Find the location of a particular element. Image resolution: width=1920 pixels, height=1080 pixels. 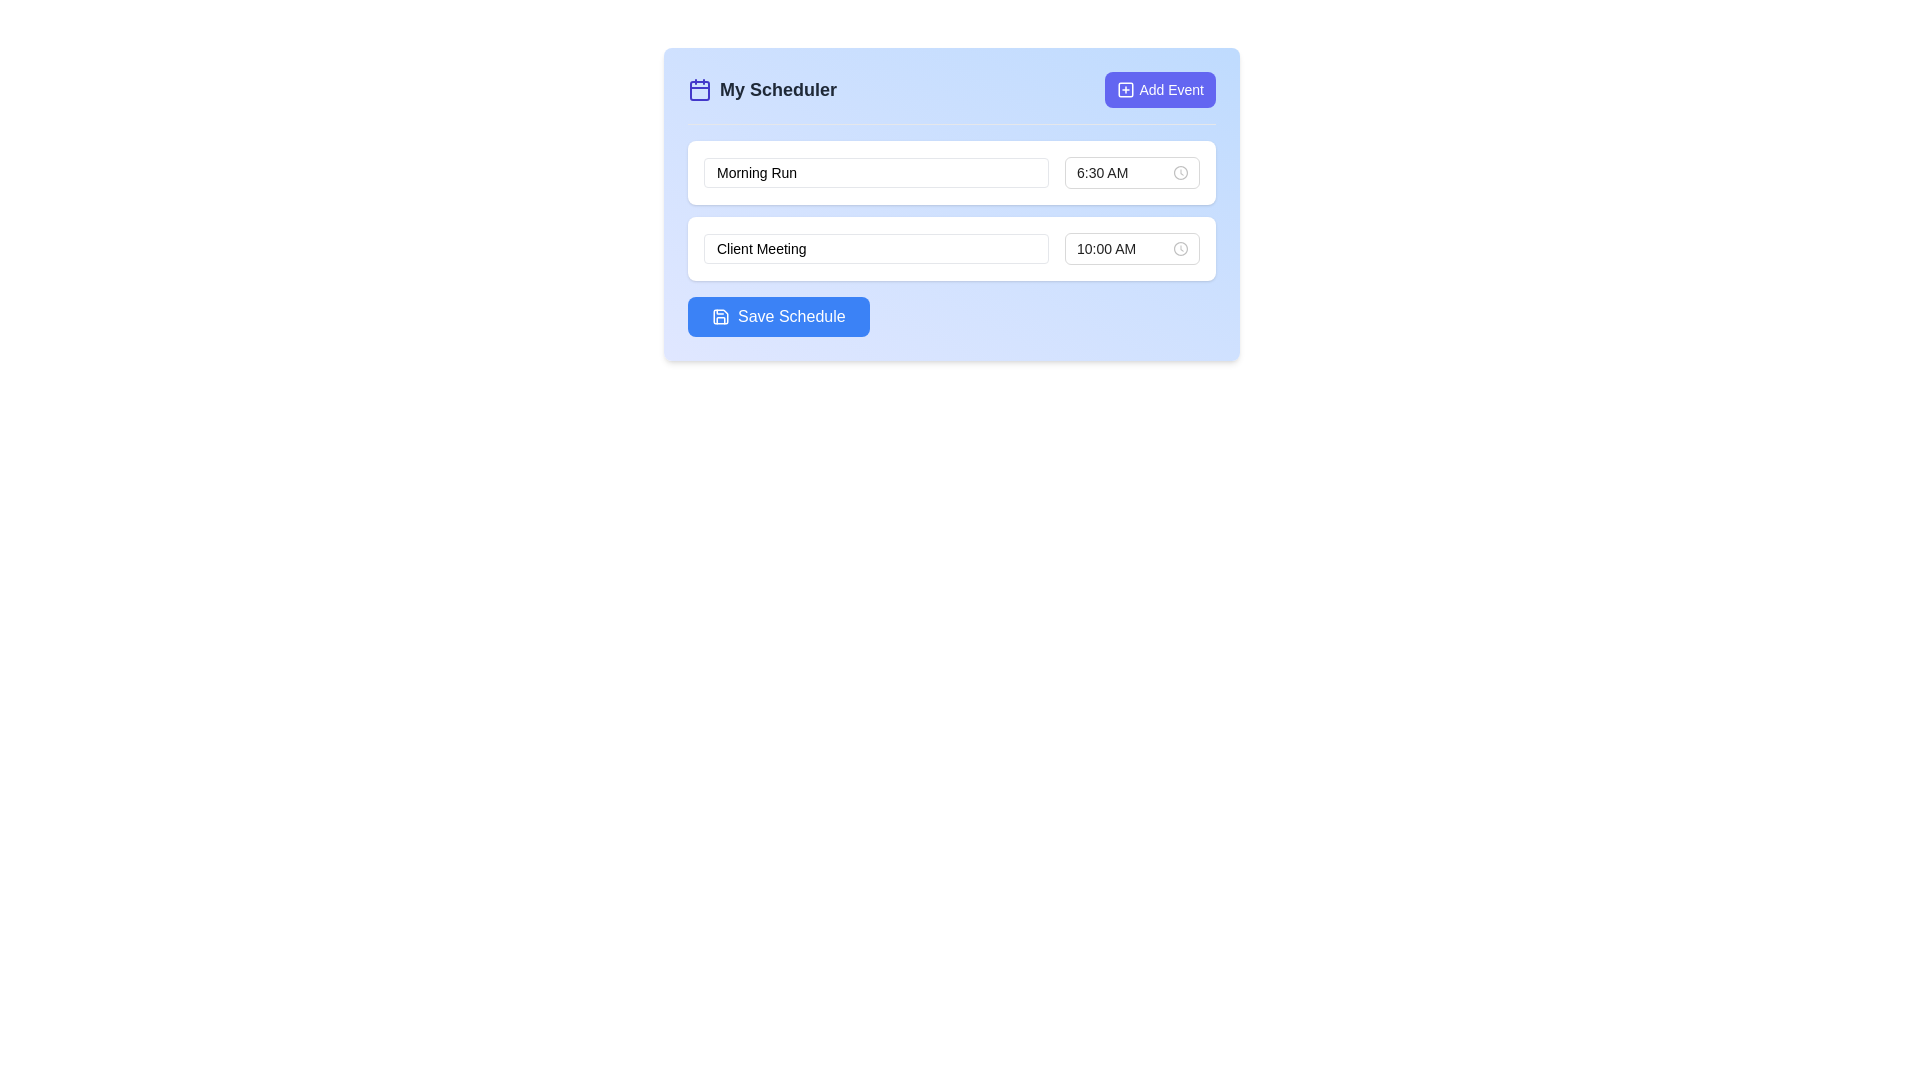

the SVG Rectangle representing the 'Add Event' functionality located at the top-right corner of the scheduler interface is located at coordinates (1126, 88).